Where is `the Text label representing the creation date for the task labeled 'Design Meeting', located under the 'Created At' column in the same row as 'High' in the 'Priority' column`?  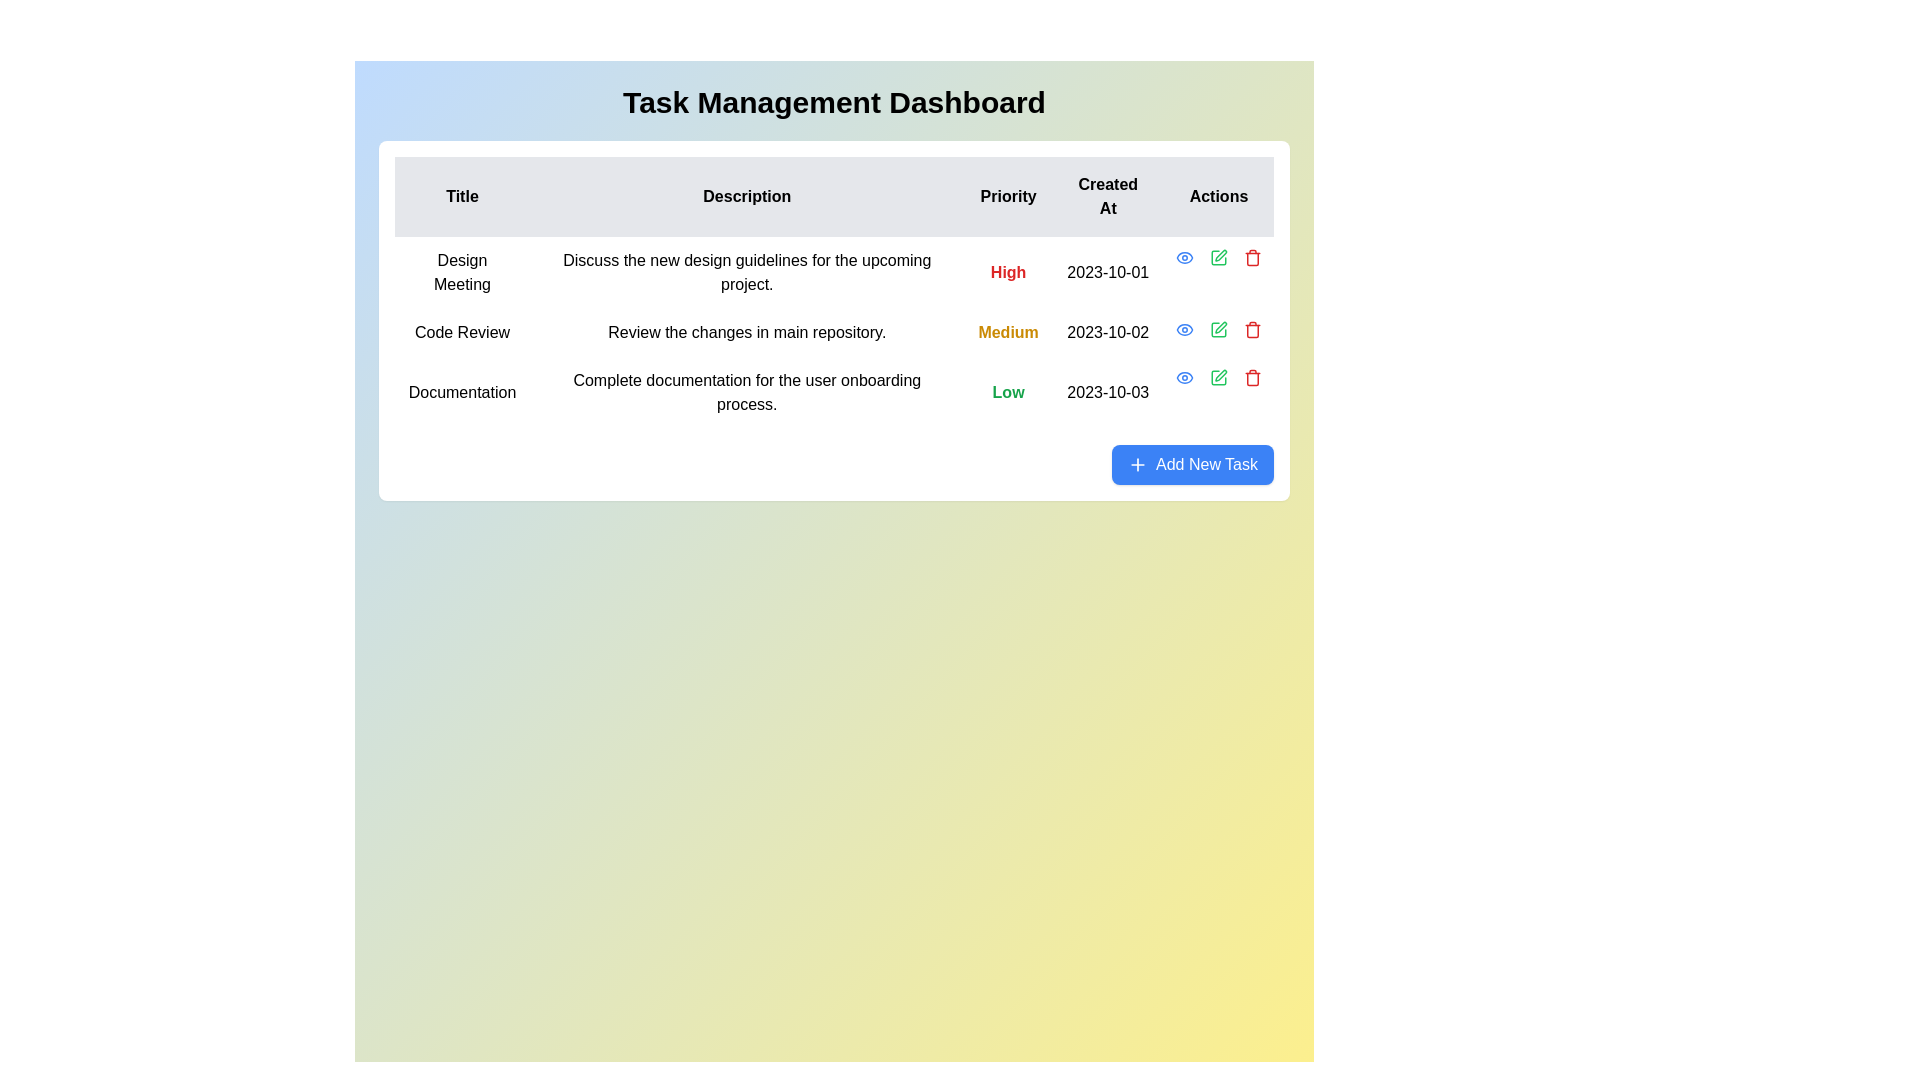 the Text label representing the creation date for the task labeled 'Design Meeting', located under the 'Created At' column in the same row as 'High' in the 'Priority' column is located at coordinates (1107, 273).